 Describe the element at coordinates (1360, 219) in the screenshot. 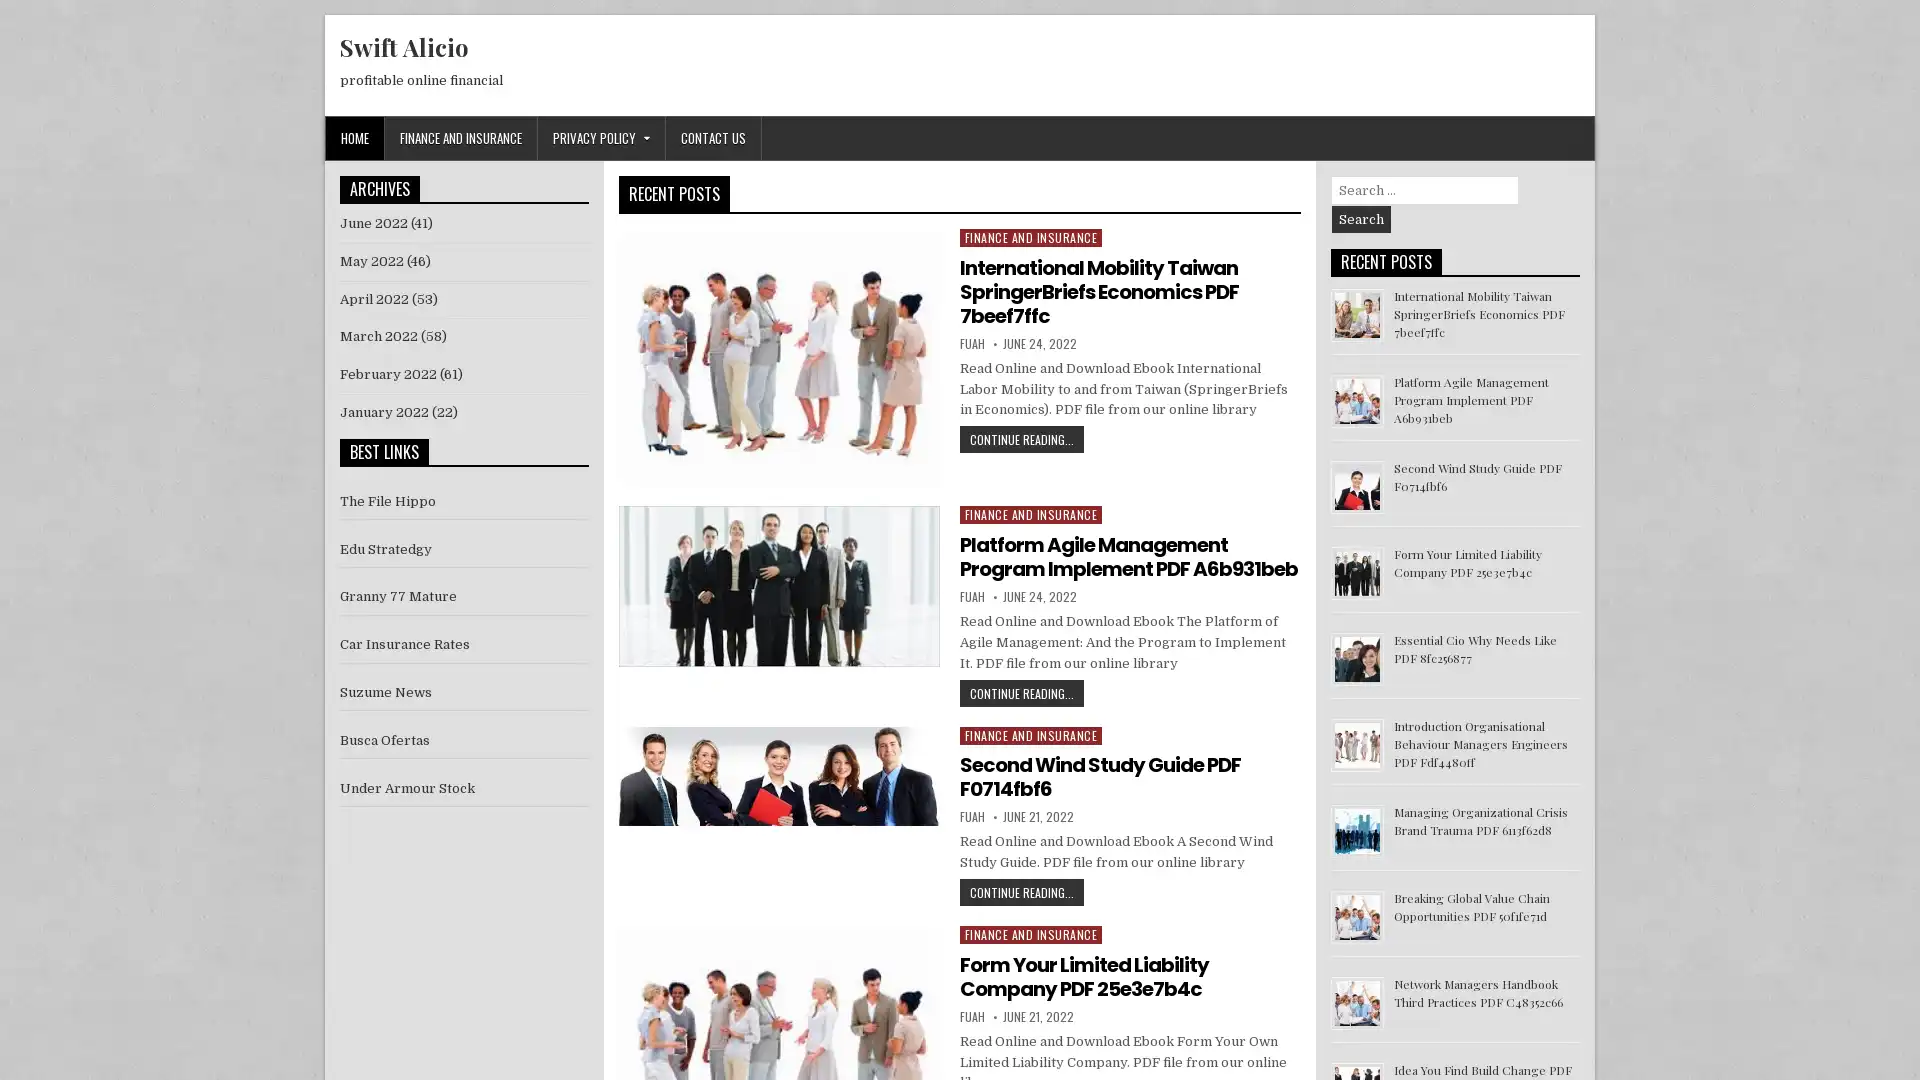

I see `Search` at that location.